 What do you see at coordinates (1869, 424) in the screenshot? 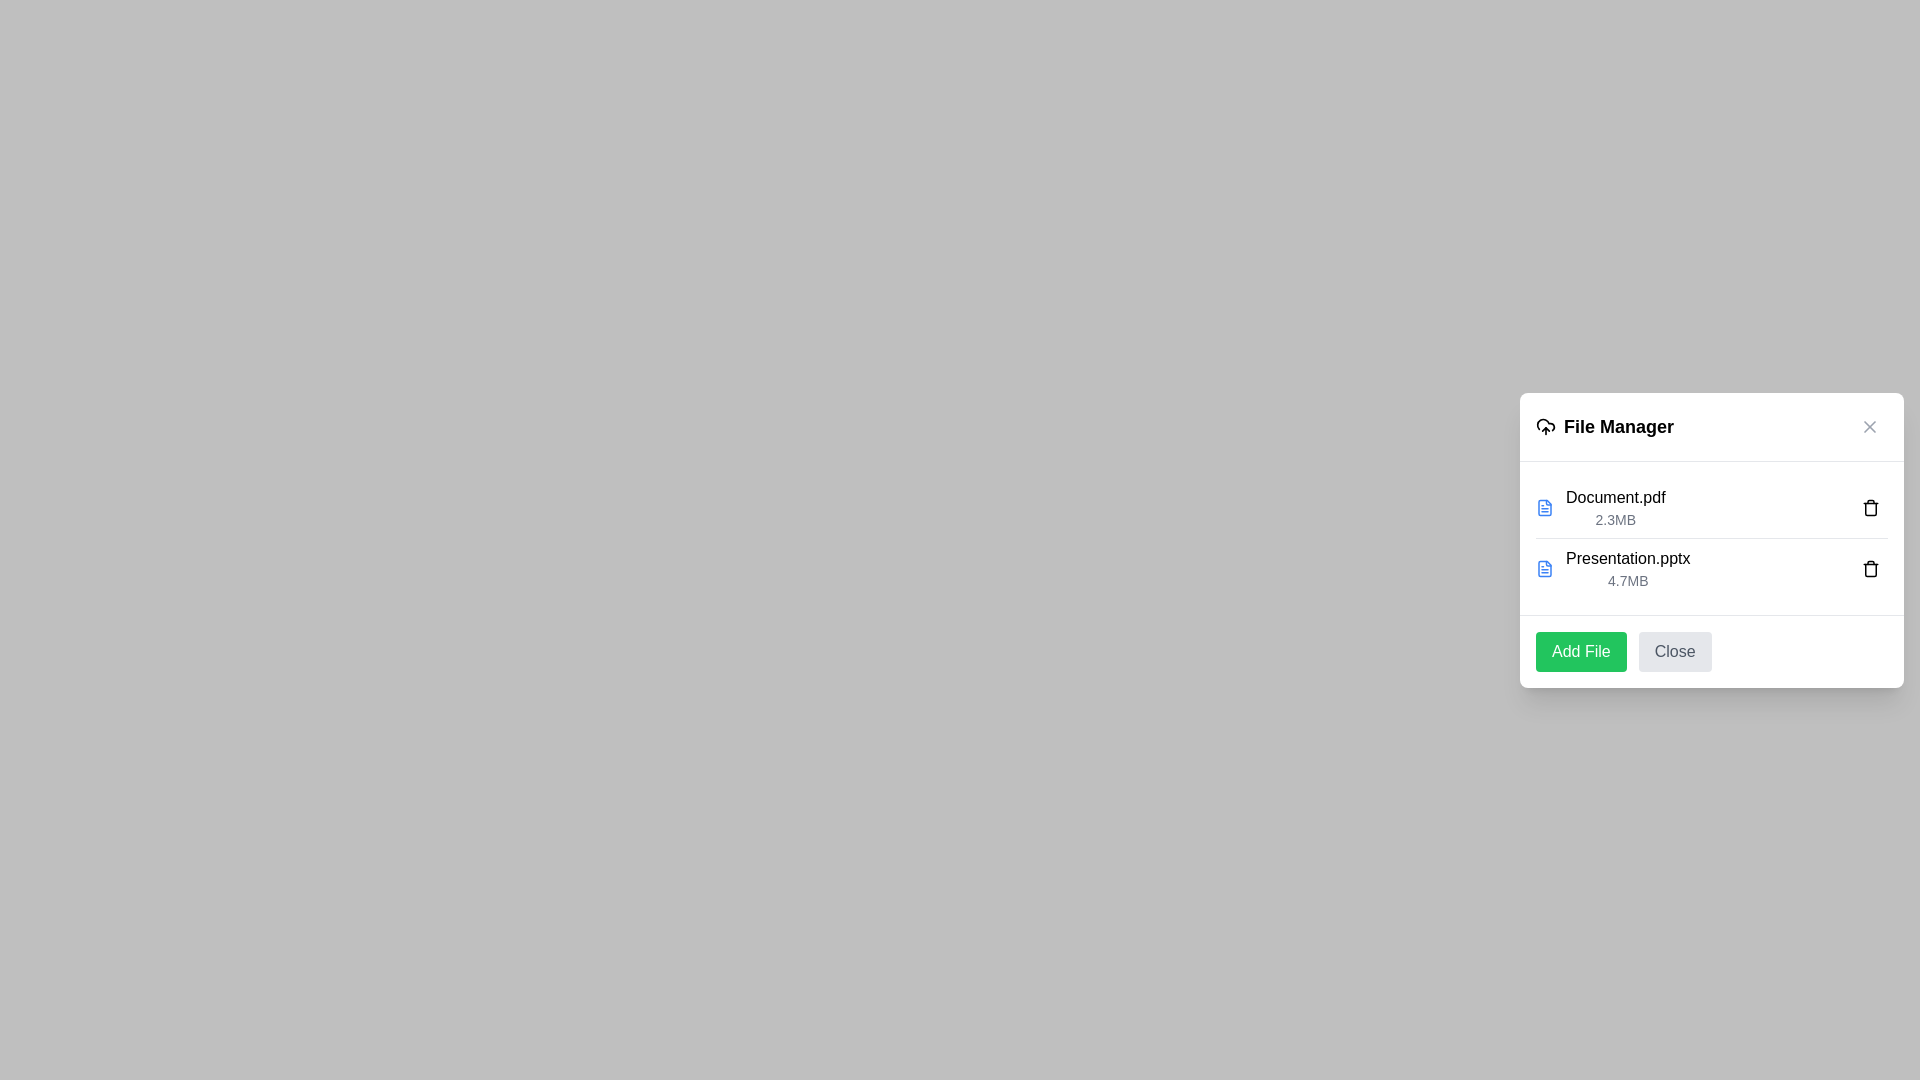
I see `the 'Close' icon button located at the top-right corner of the 'File Manager' modal dialog` at bounding box center [1869, 424].